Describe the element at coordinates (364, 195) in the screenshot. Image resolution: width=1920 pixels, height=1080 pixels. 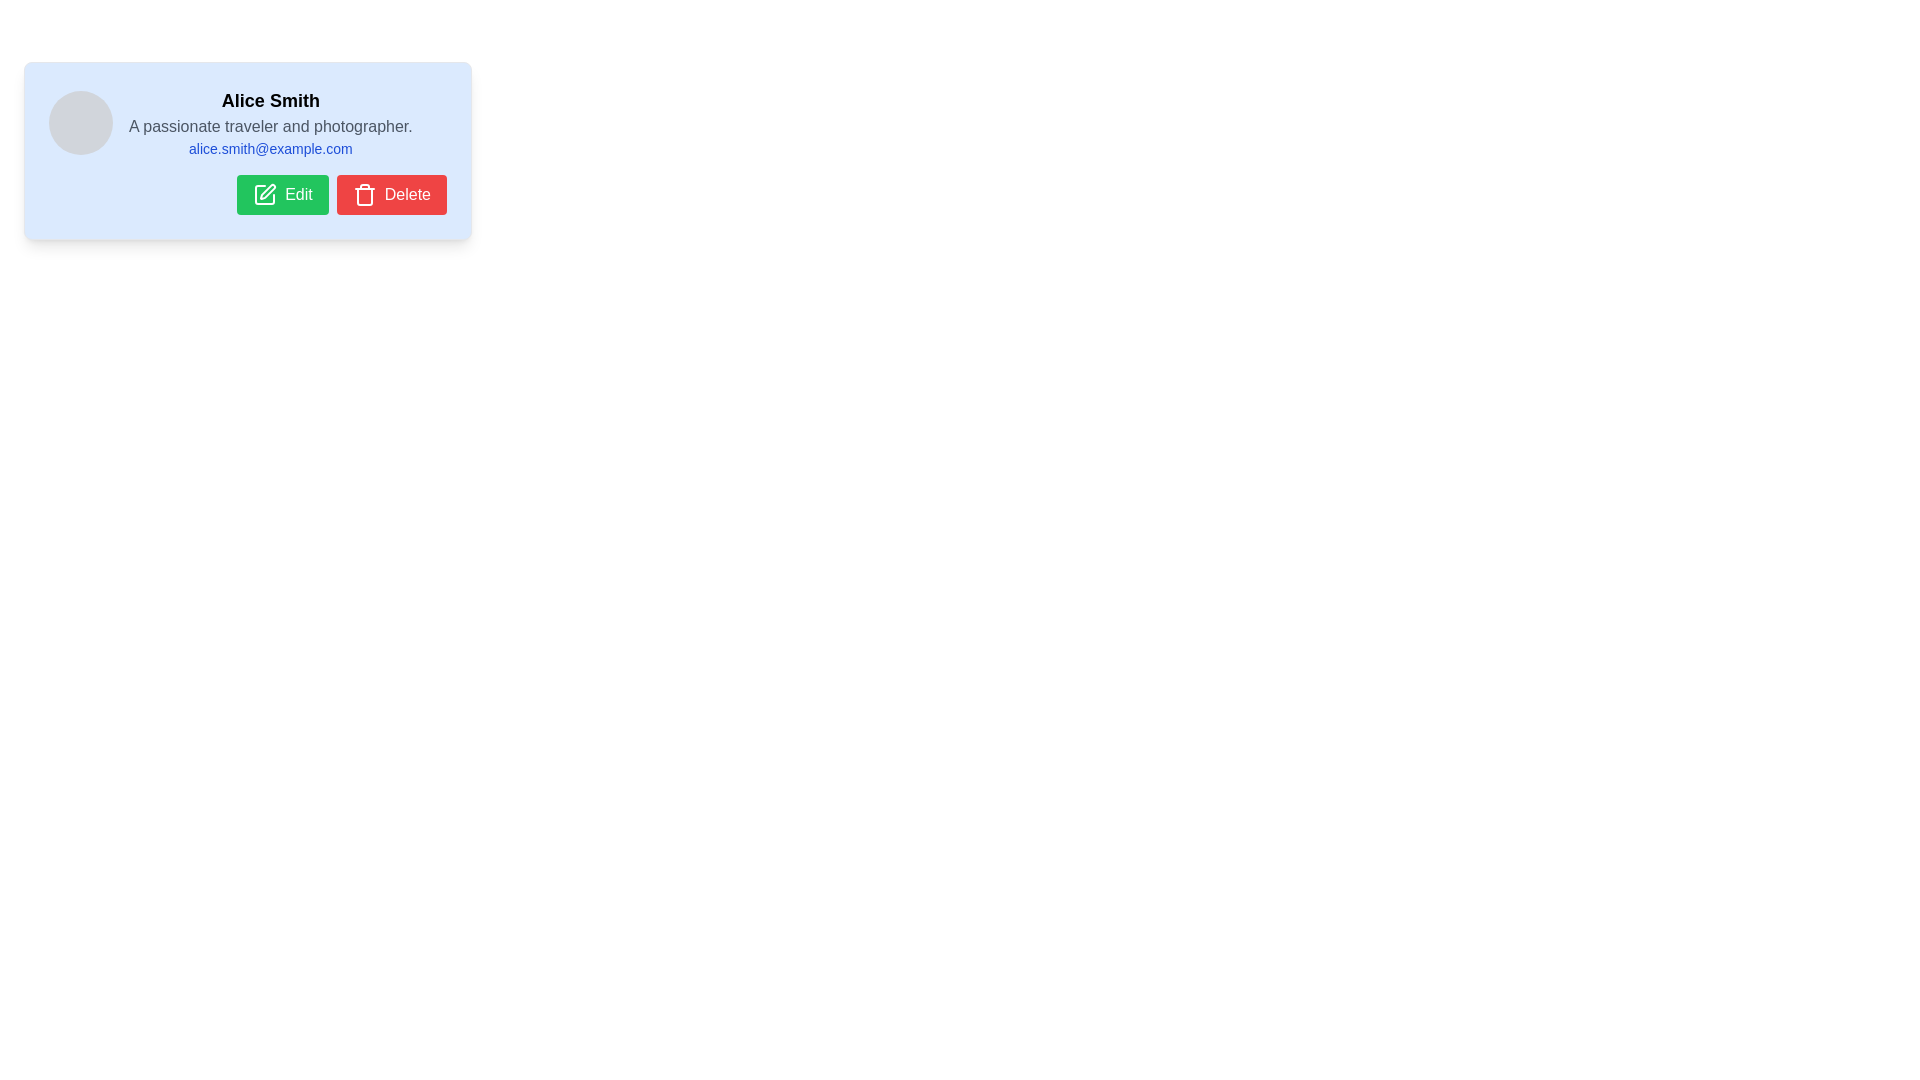
I see `the trash bin icon located to the left of the 'Delete' label` at that location.